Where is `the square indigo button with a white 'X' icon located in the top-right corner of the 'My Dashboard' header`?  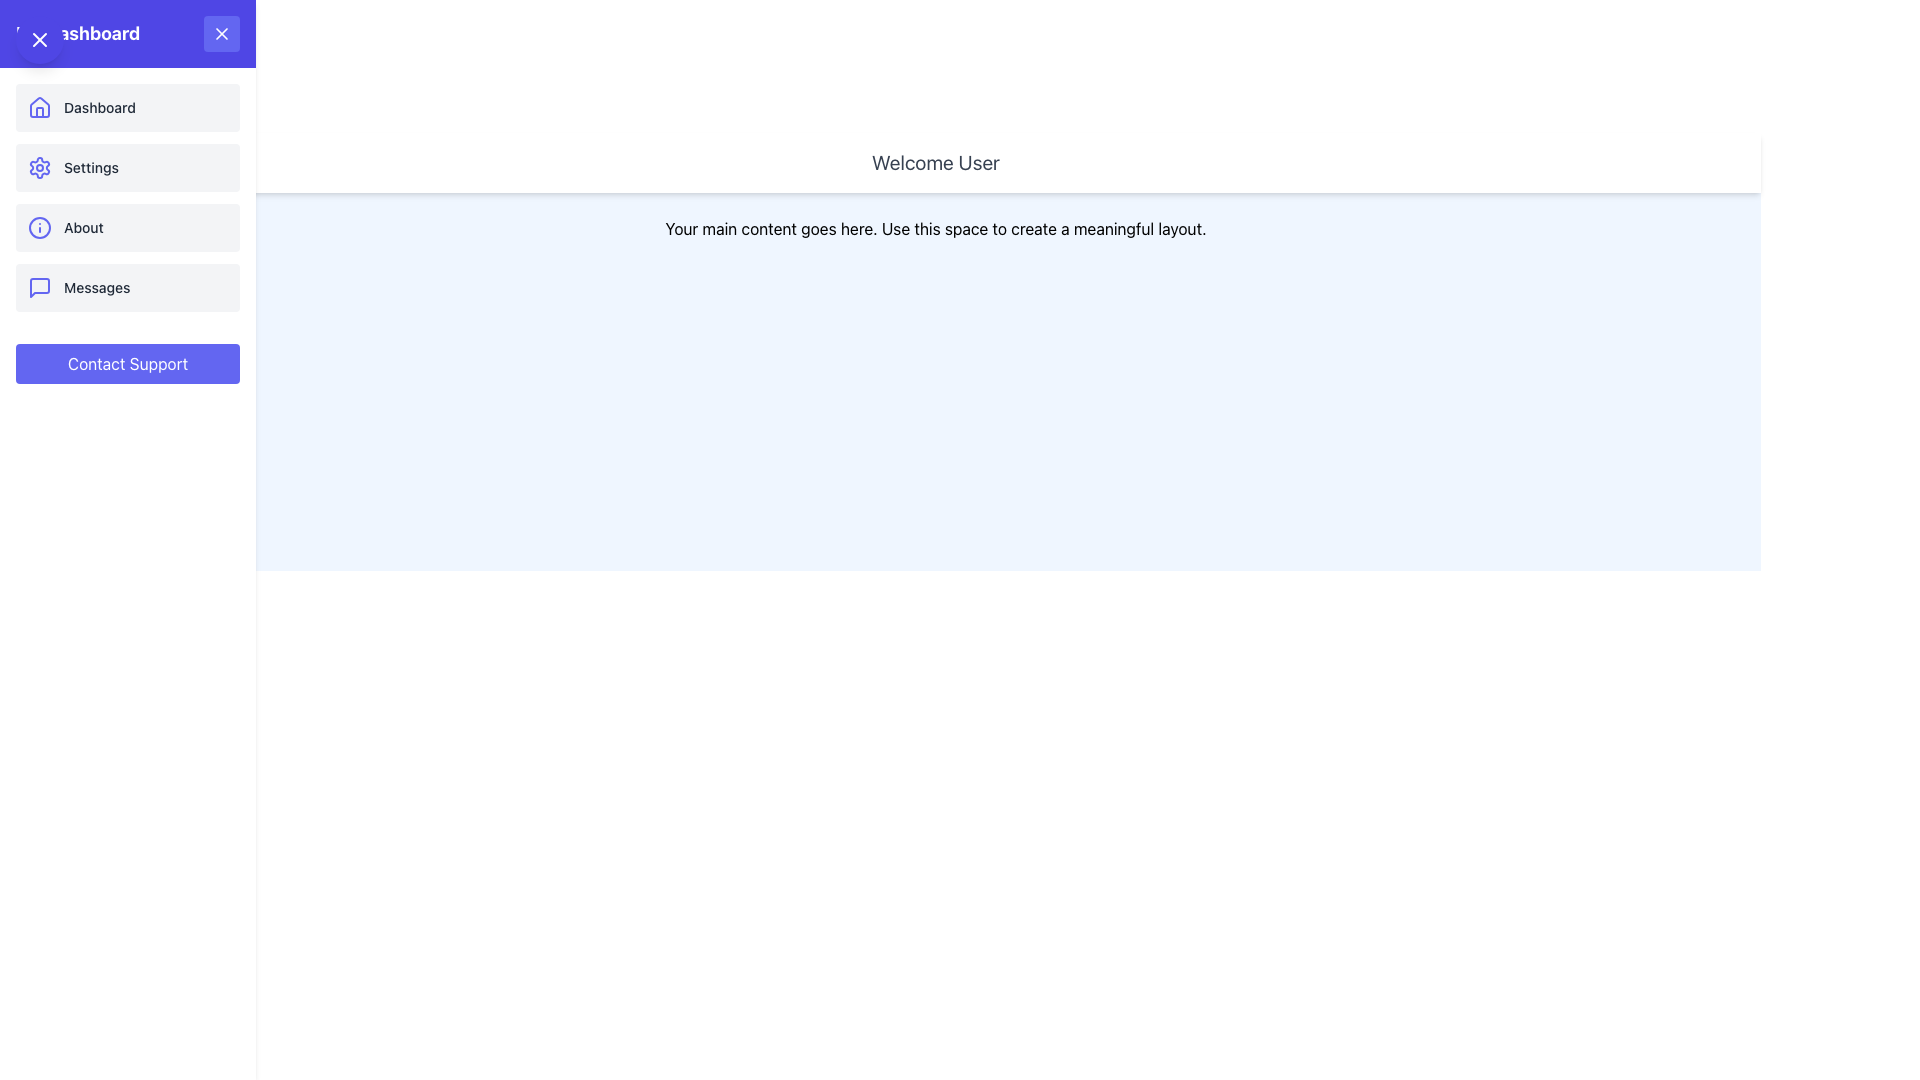 the square indigo button with a white 'X' icon located in the top-right corner of the 'My Dashboard' header is located at coordinates (221, 34).